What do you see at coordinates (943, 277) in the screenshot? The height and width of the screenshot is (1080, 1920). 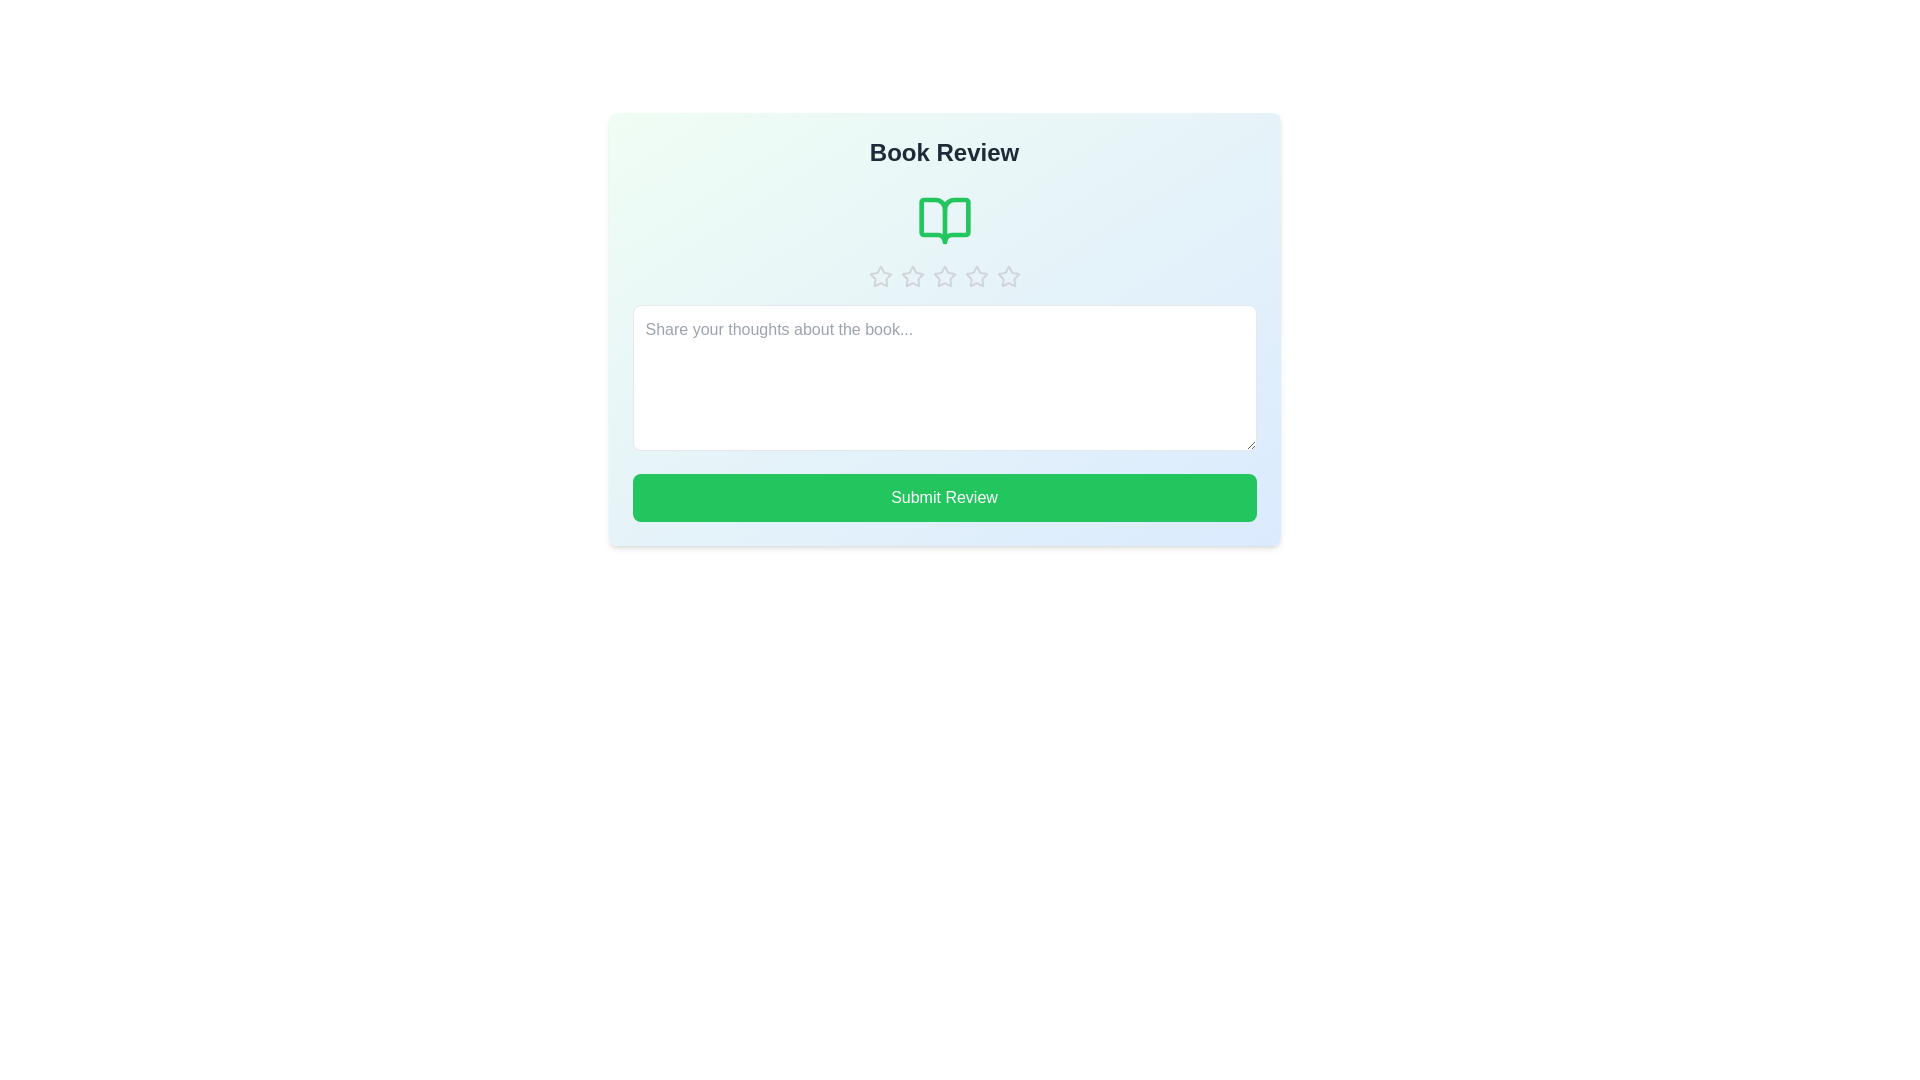 I see `the star corresponding to 3 to preview the rating` at bounding box center [943, 277].